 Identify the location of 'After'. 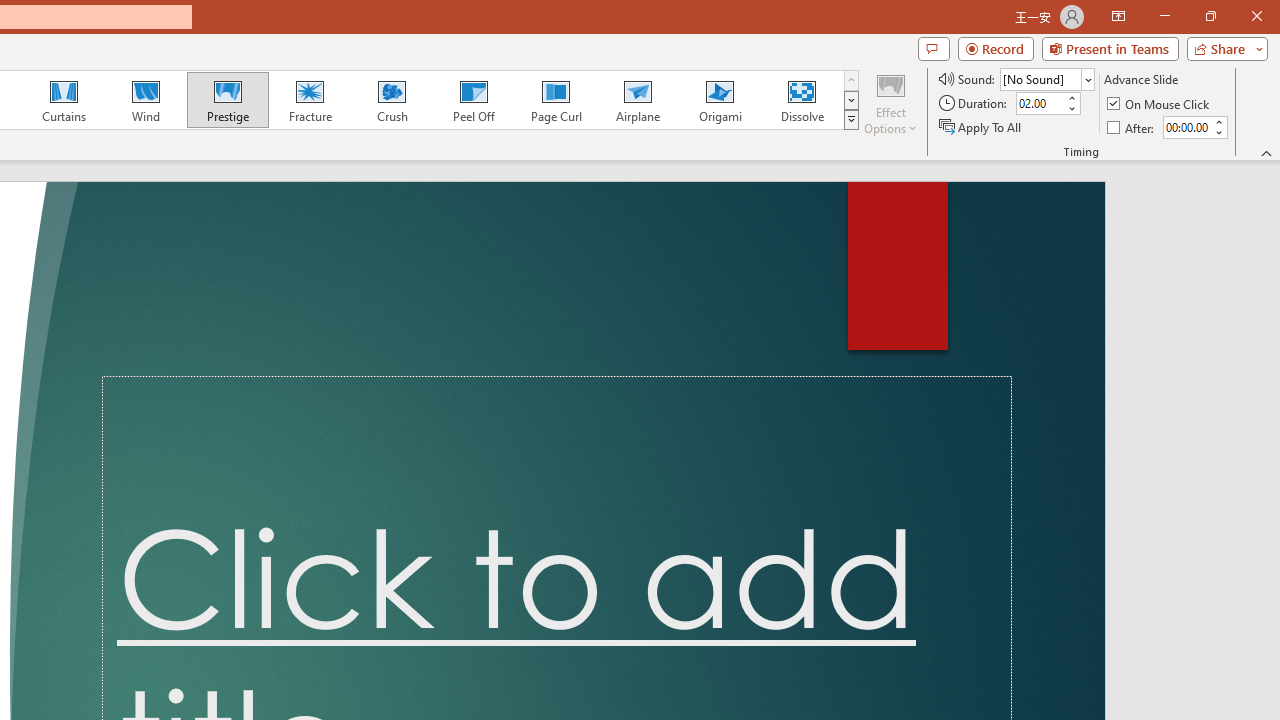
(1132, 127).